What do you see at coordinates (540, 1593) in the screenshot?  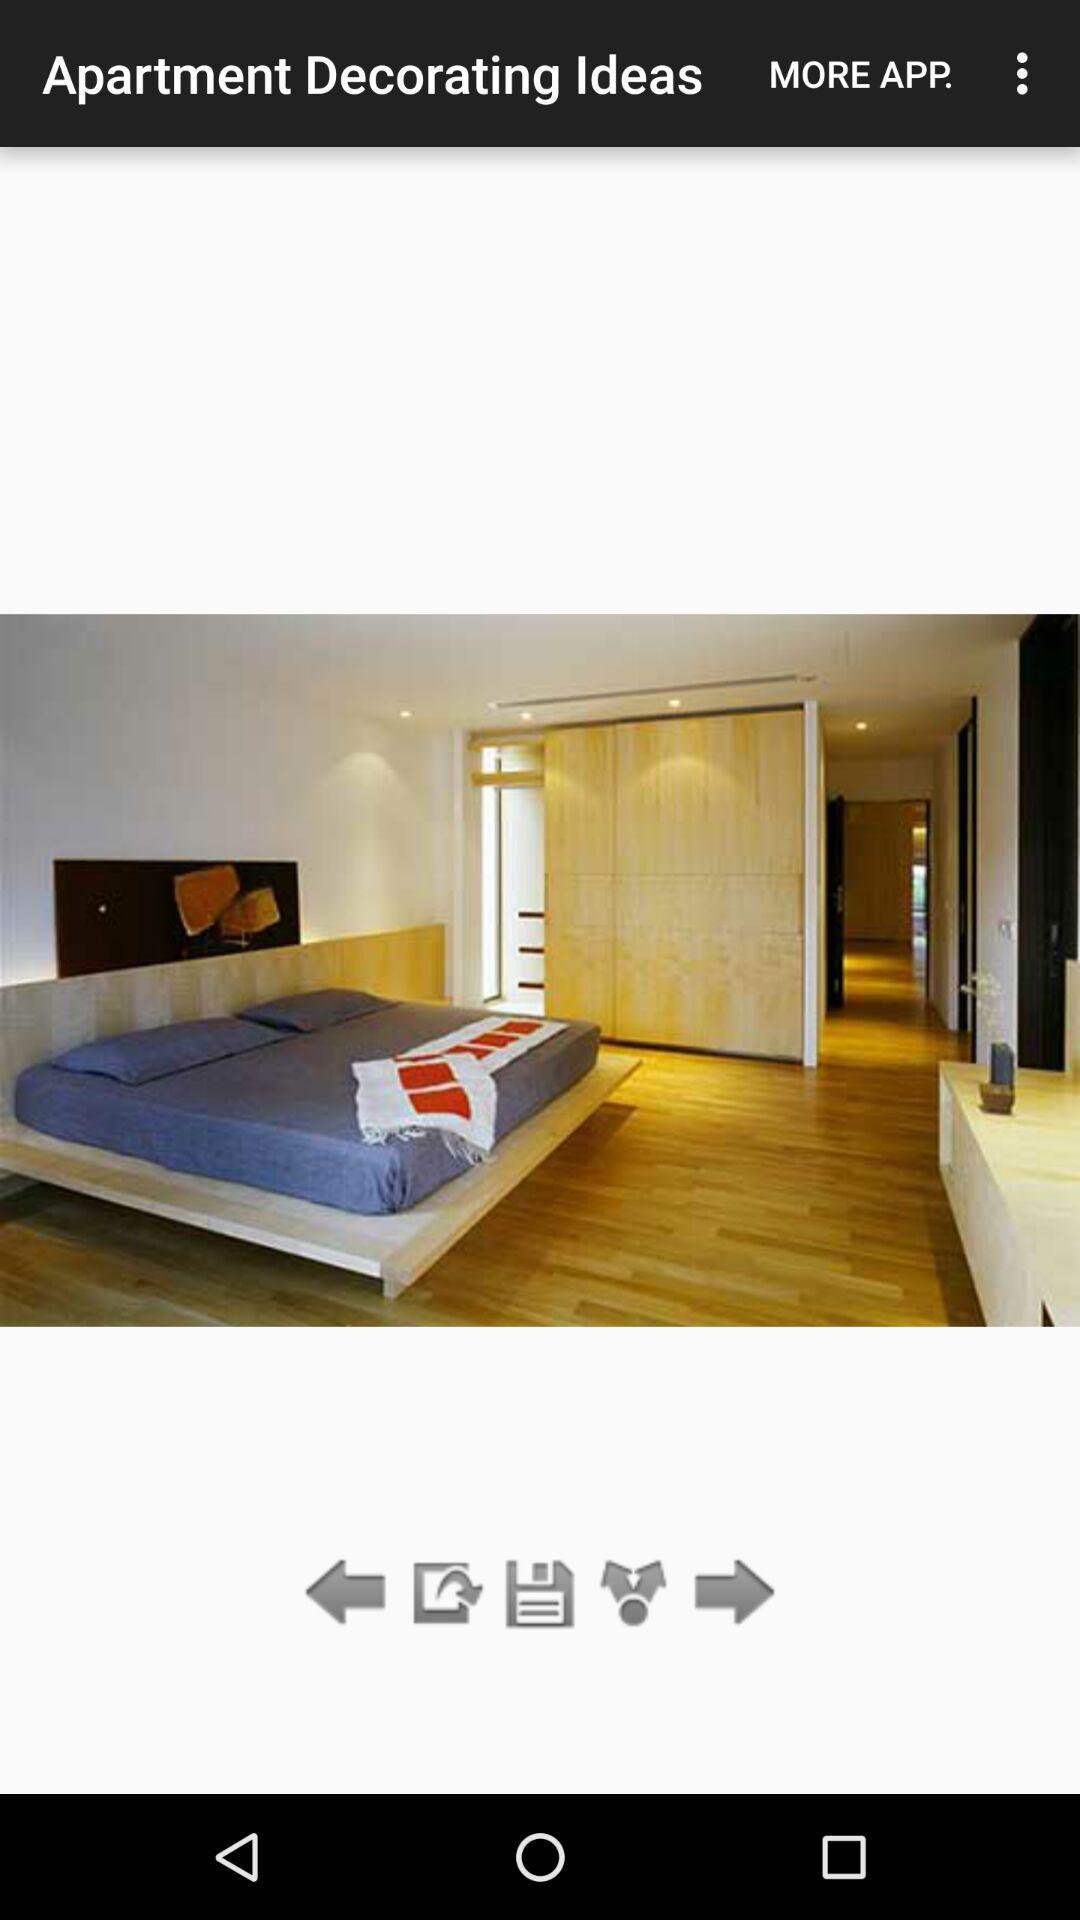 I see `the save icon` at bounding box center [540, 1593].